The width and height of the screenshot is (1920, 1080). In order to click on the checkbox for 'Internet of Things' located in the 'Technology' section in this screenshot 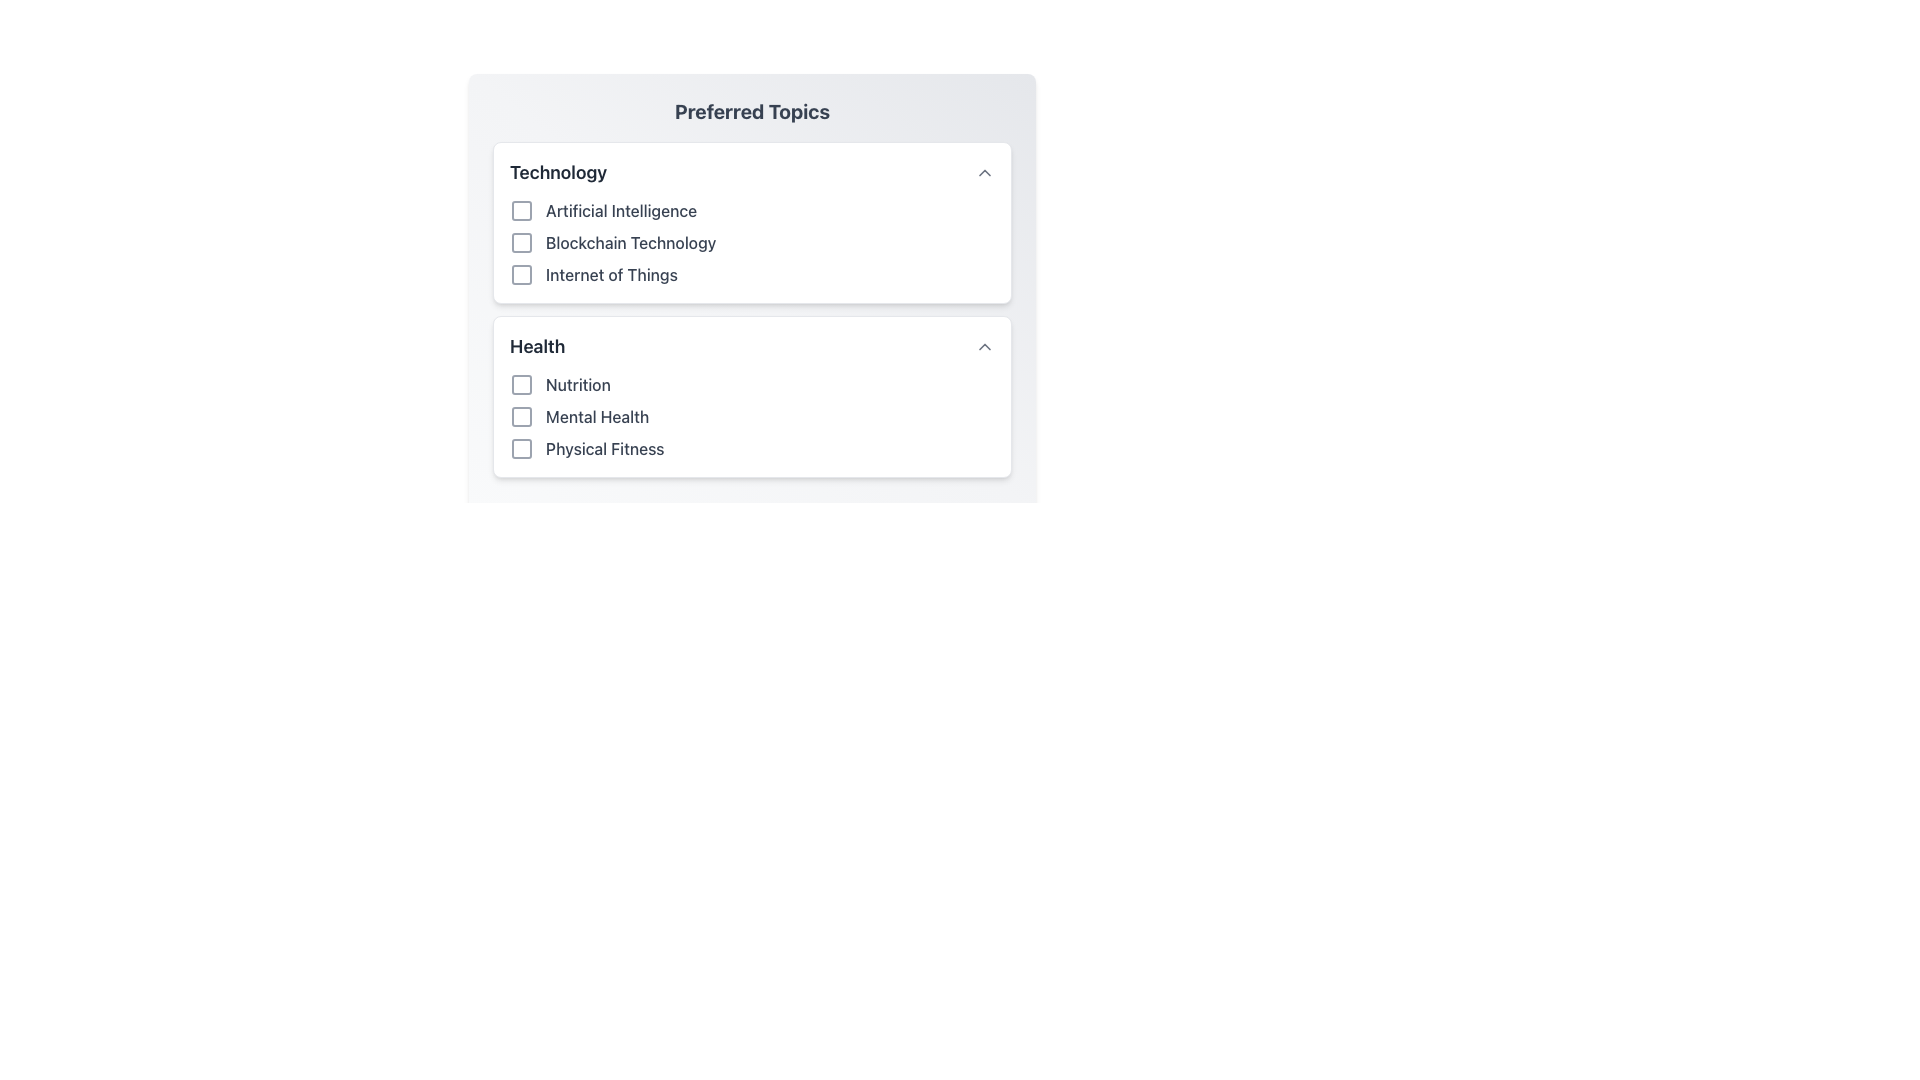, I will do `click(522, 274)`.